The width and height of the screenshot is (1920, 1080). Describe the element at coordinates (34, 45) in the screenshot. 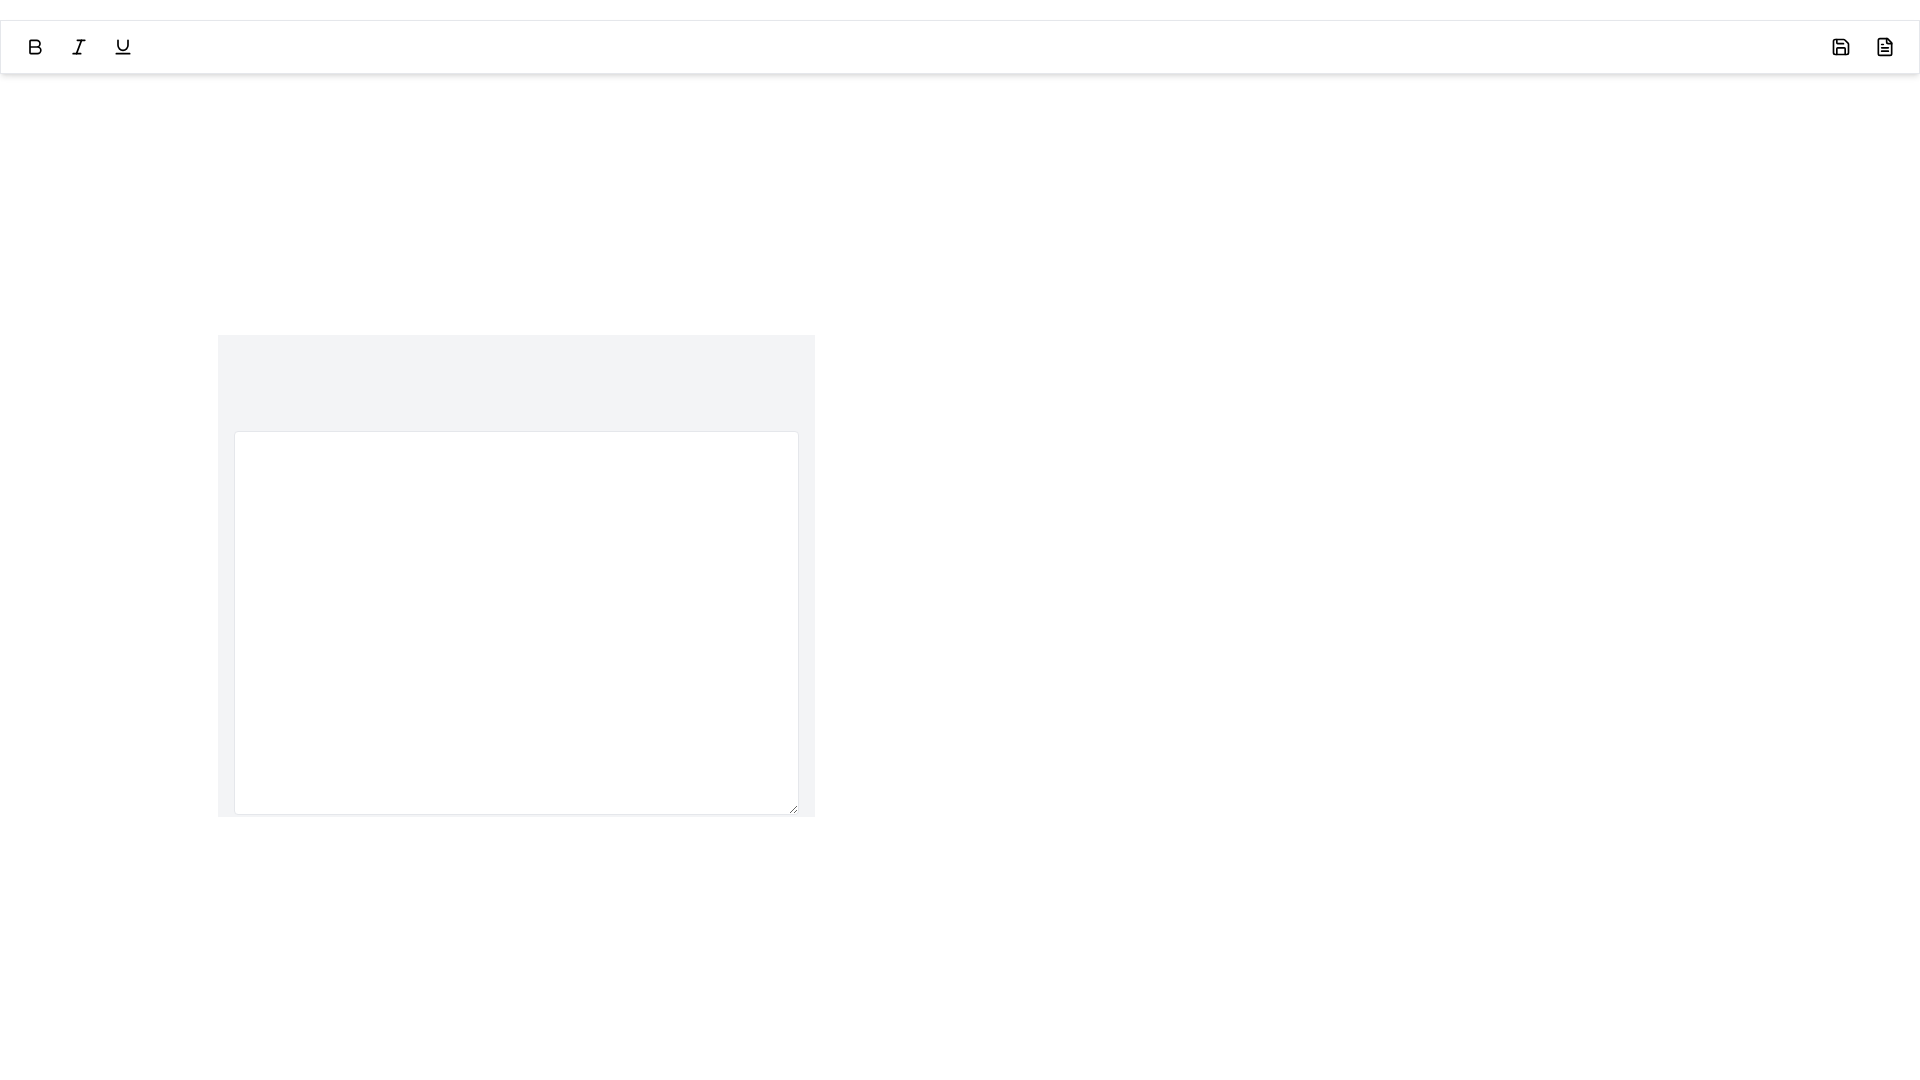

I see `the bold formatting button in the rich text editor` at that location.